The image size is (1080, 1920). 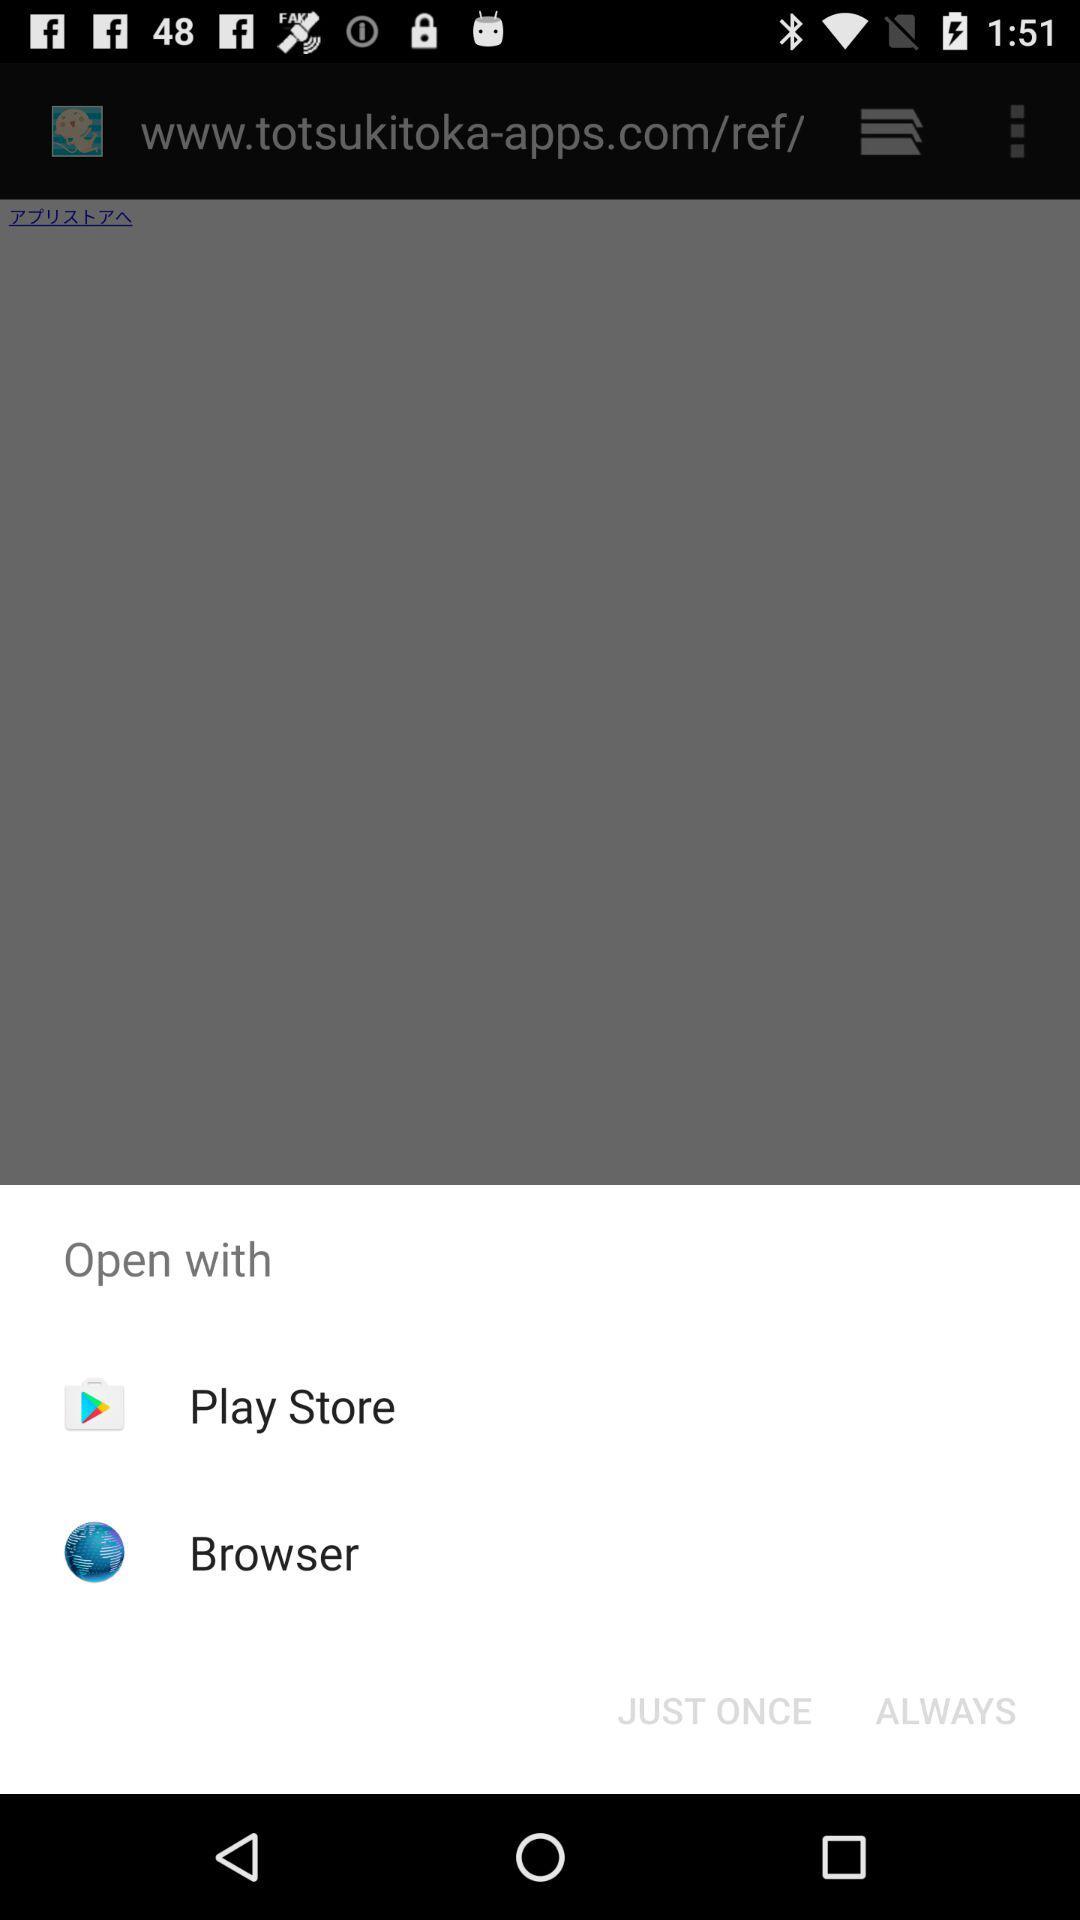 What do you see at coordinates (945, 1708) in the screenshot?
I see `item below the open with item` at bounding box center [945, 1708].